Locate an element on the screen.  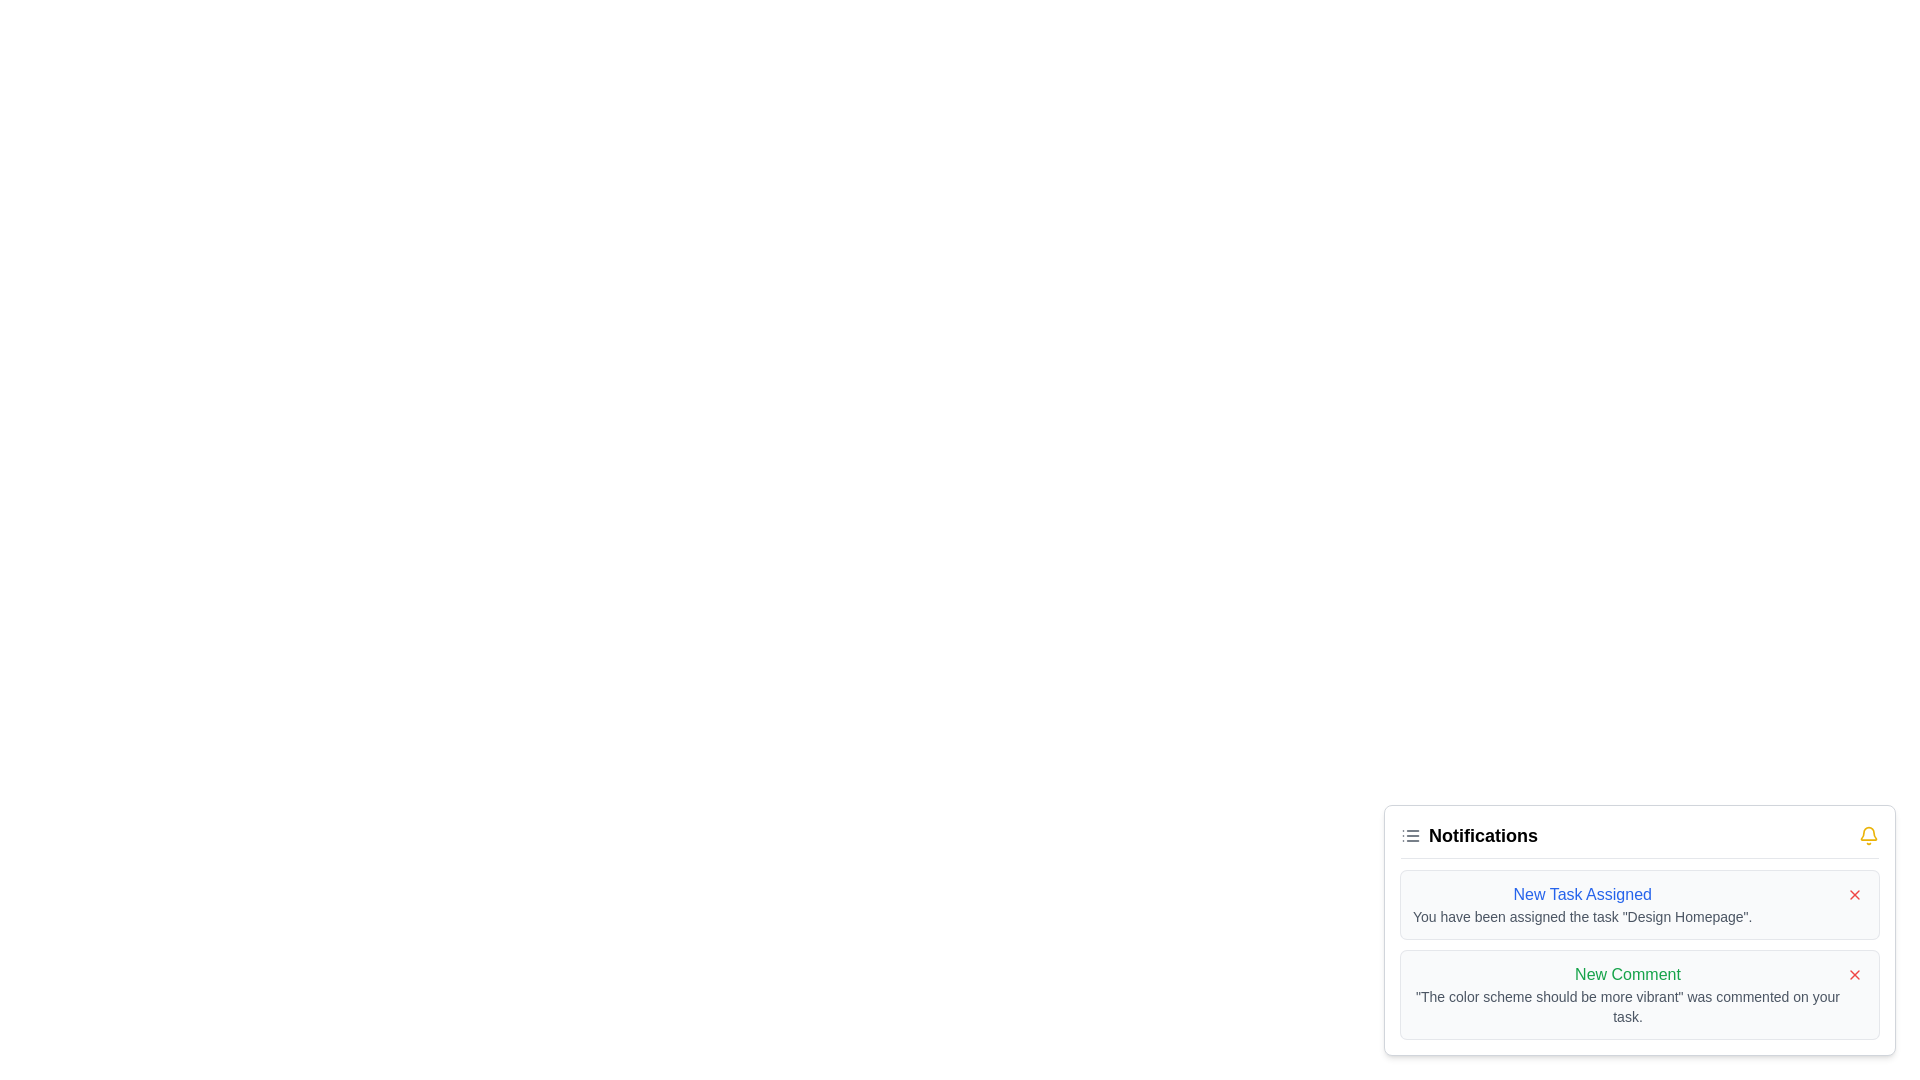
the notification icon located in the top-right corner of the small notification panel, which serves as a visual cue for available notifications is located at coordinates (1867, 833).